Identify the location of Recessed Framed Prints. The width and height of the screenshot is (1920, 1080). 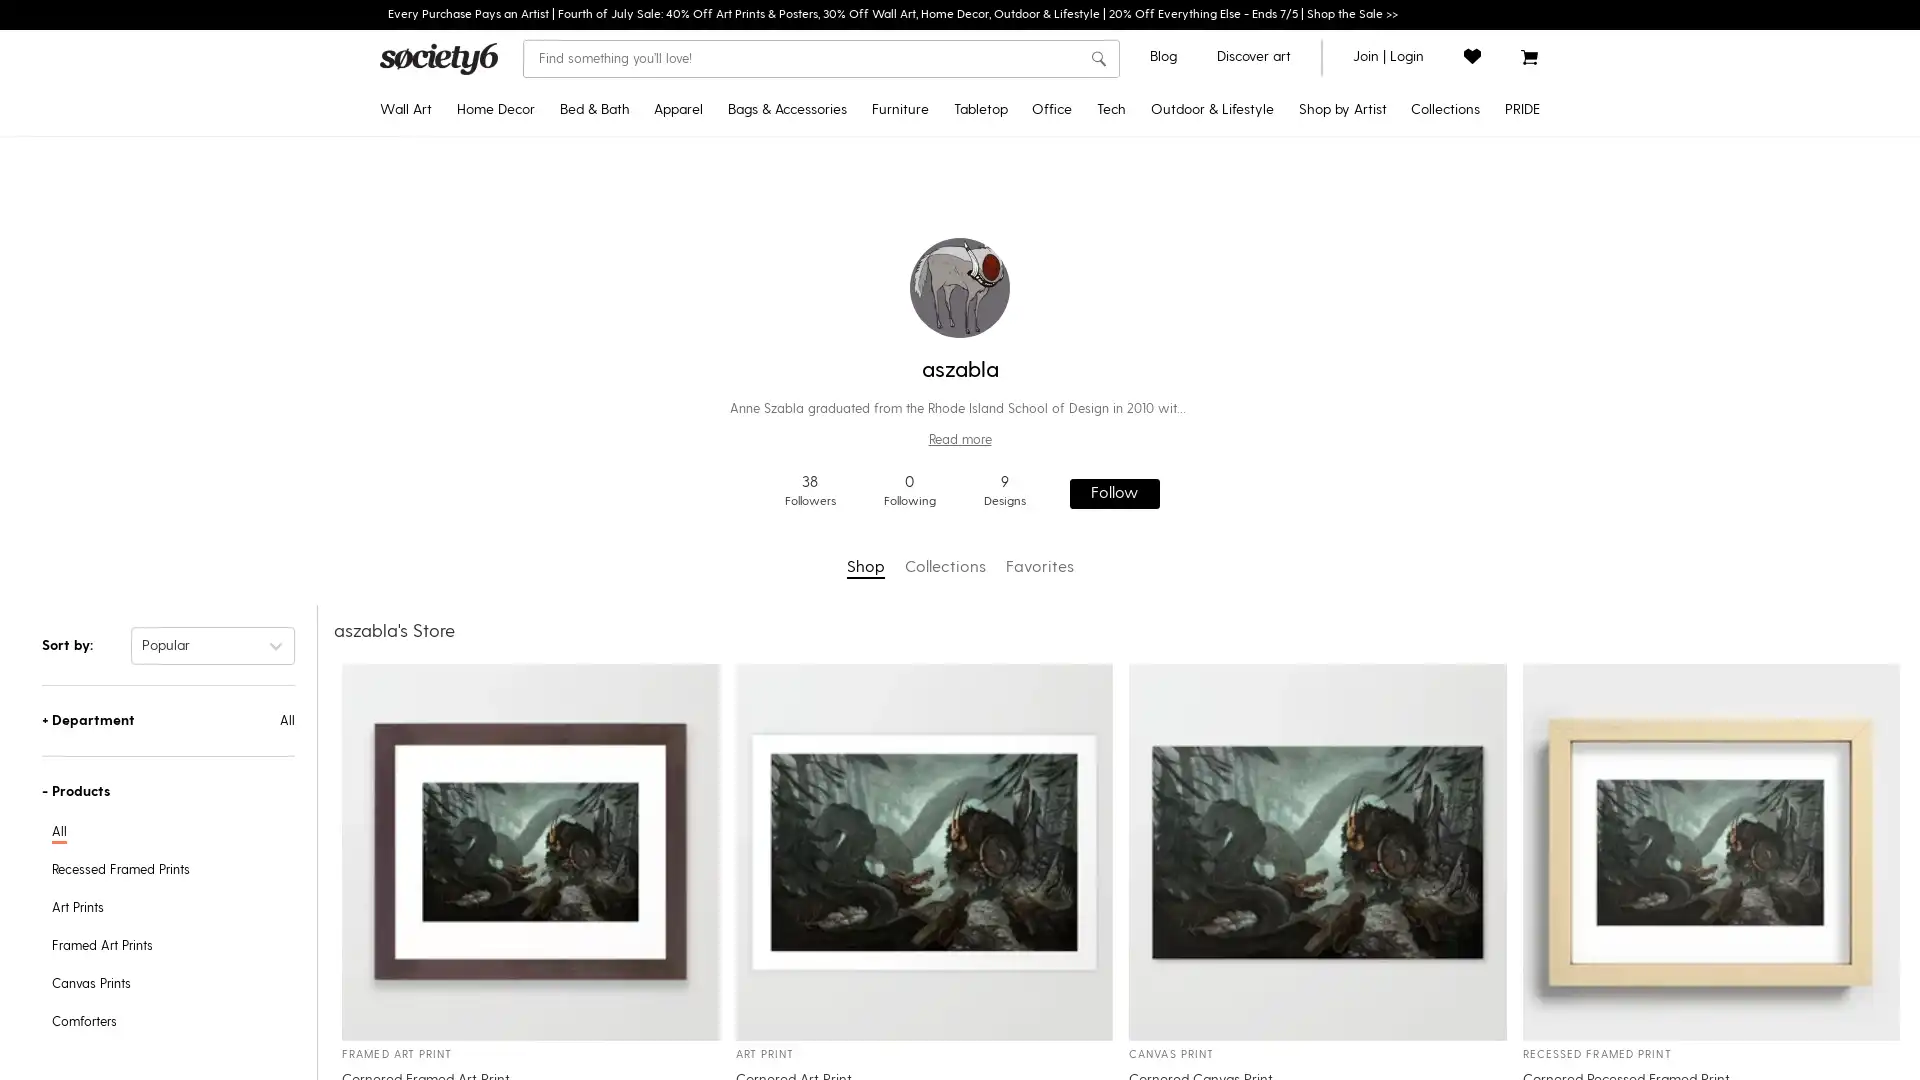
(470, 224).